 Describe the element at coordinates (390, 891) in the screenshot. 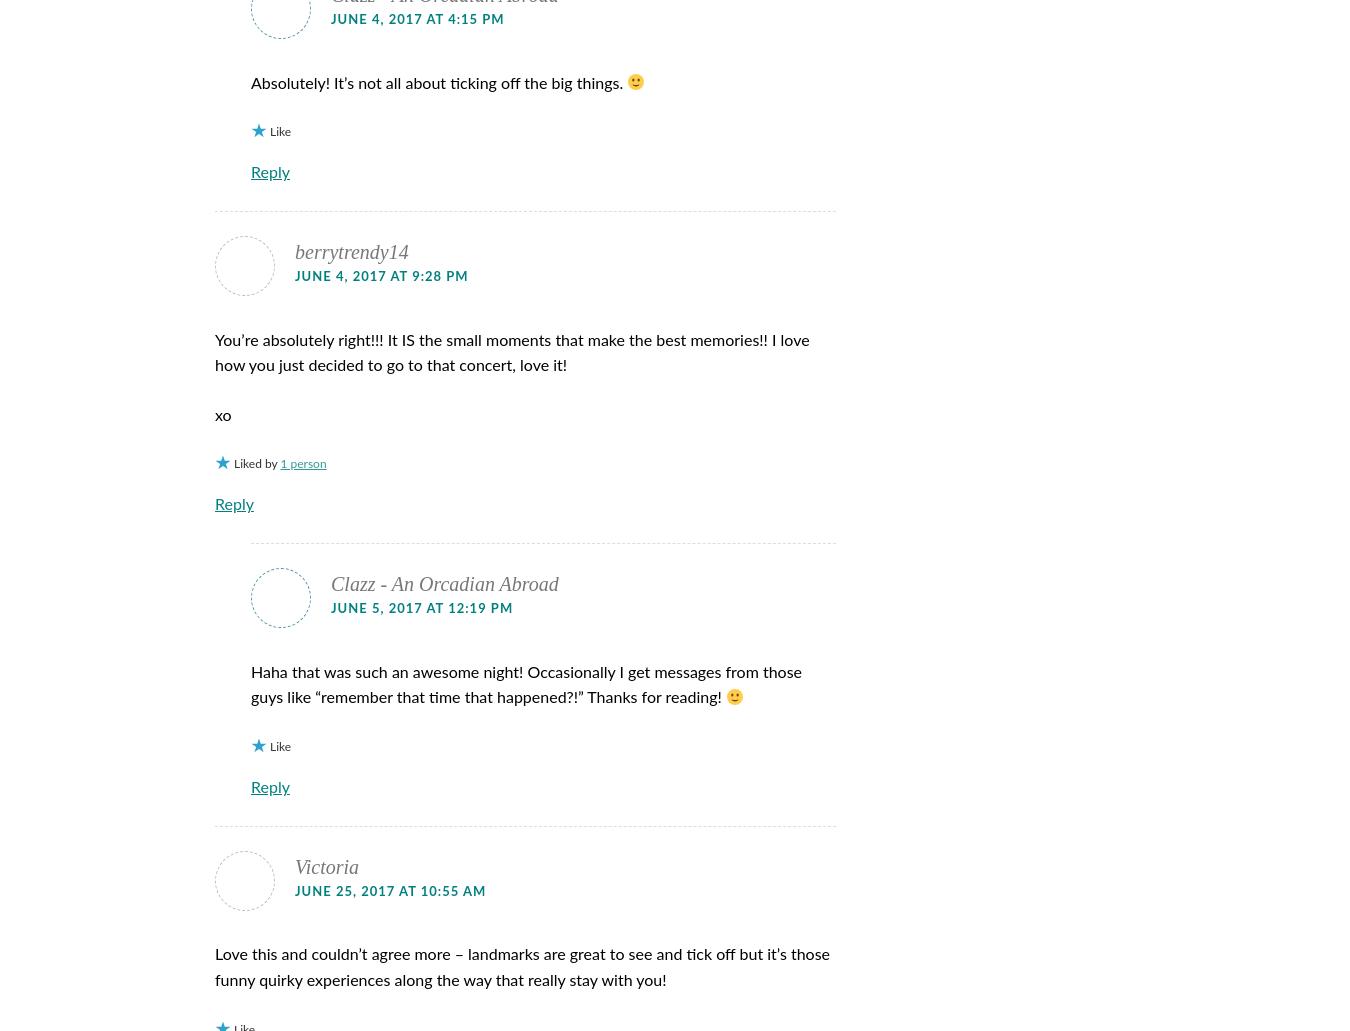

I see `'June 25, 2017 at 10:55 am'` at that location.